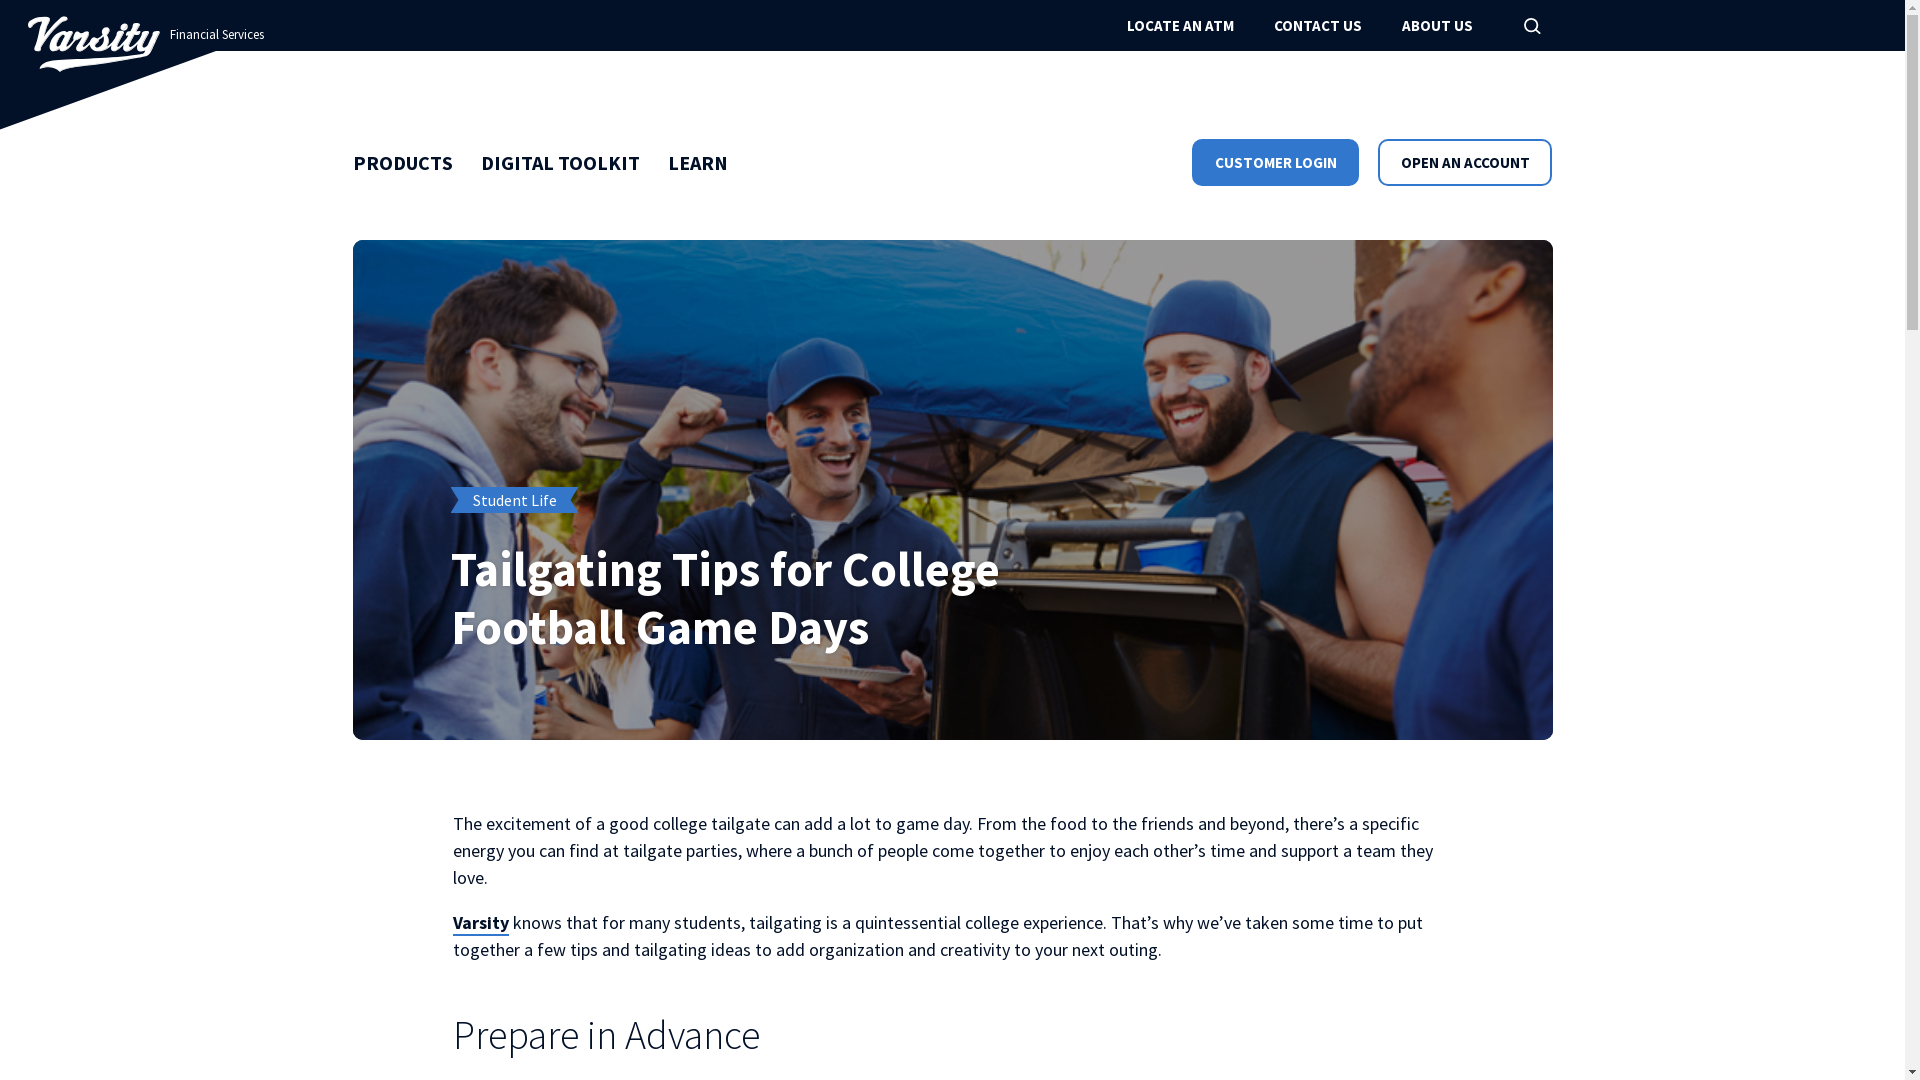  What do you see at coordinates (93, 43) in the screenshot?
I see `'Varsity Bank` at bounding box center [93, 43].